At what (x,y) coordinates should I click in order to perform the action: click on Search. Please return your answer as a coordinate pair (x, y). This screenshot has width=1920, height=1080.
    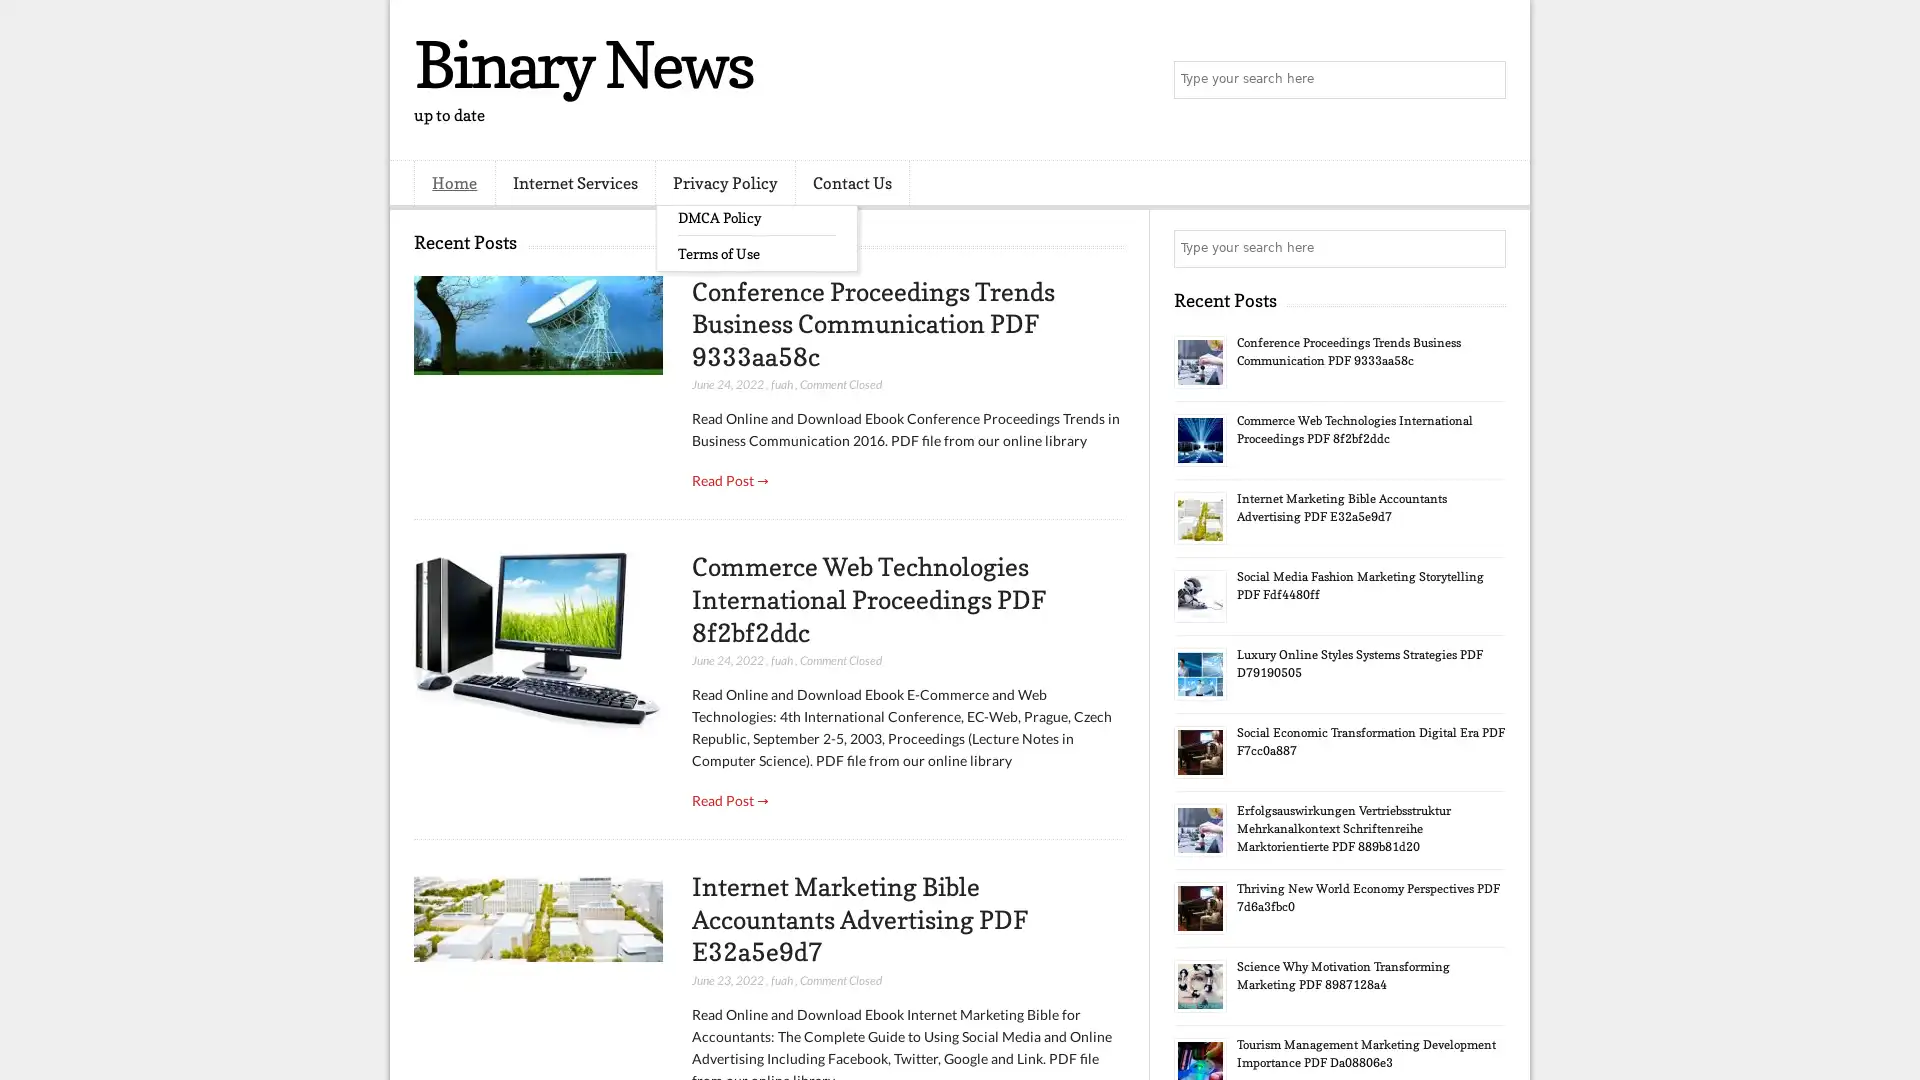
    Looking at the image, I should click on (1485, 248).